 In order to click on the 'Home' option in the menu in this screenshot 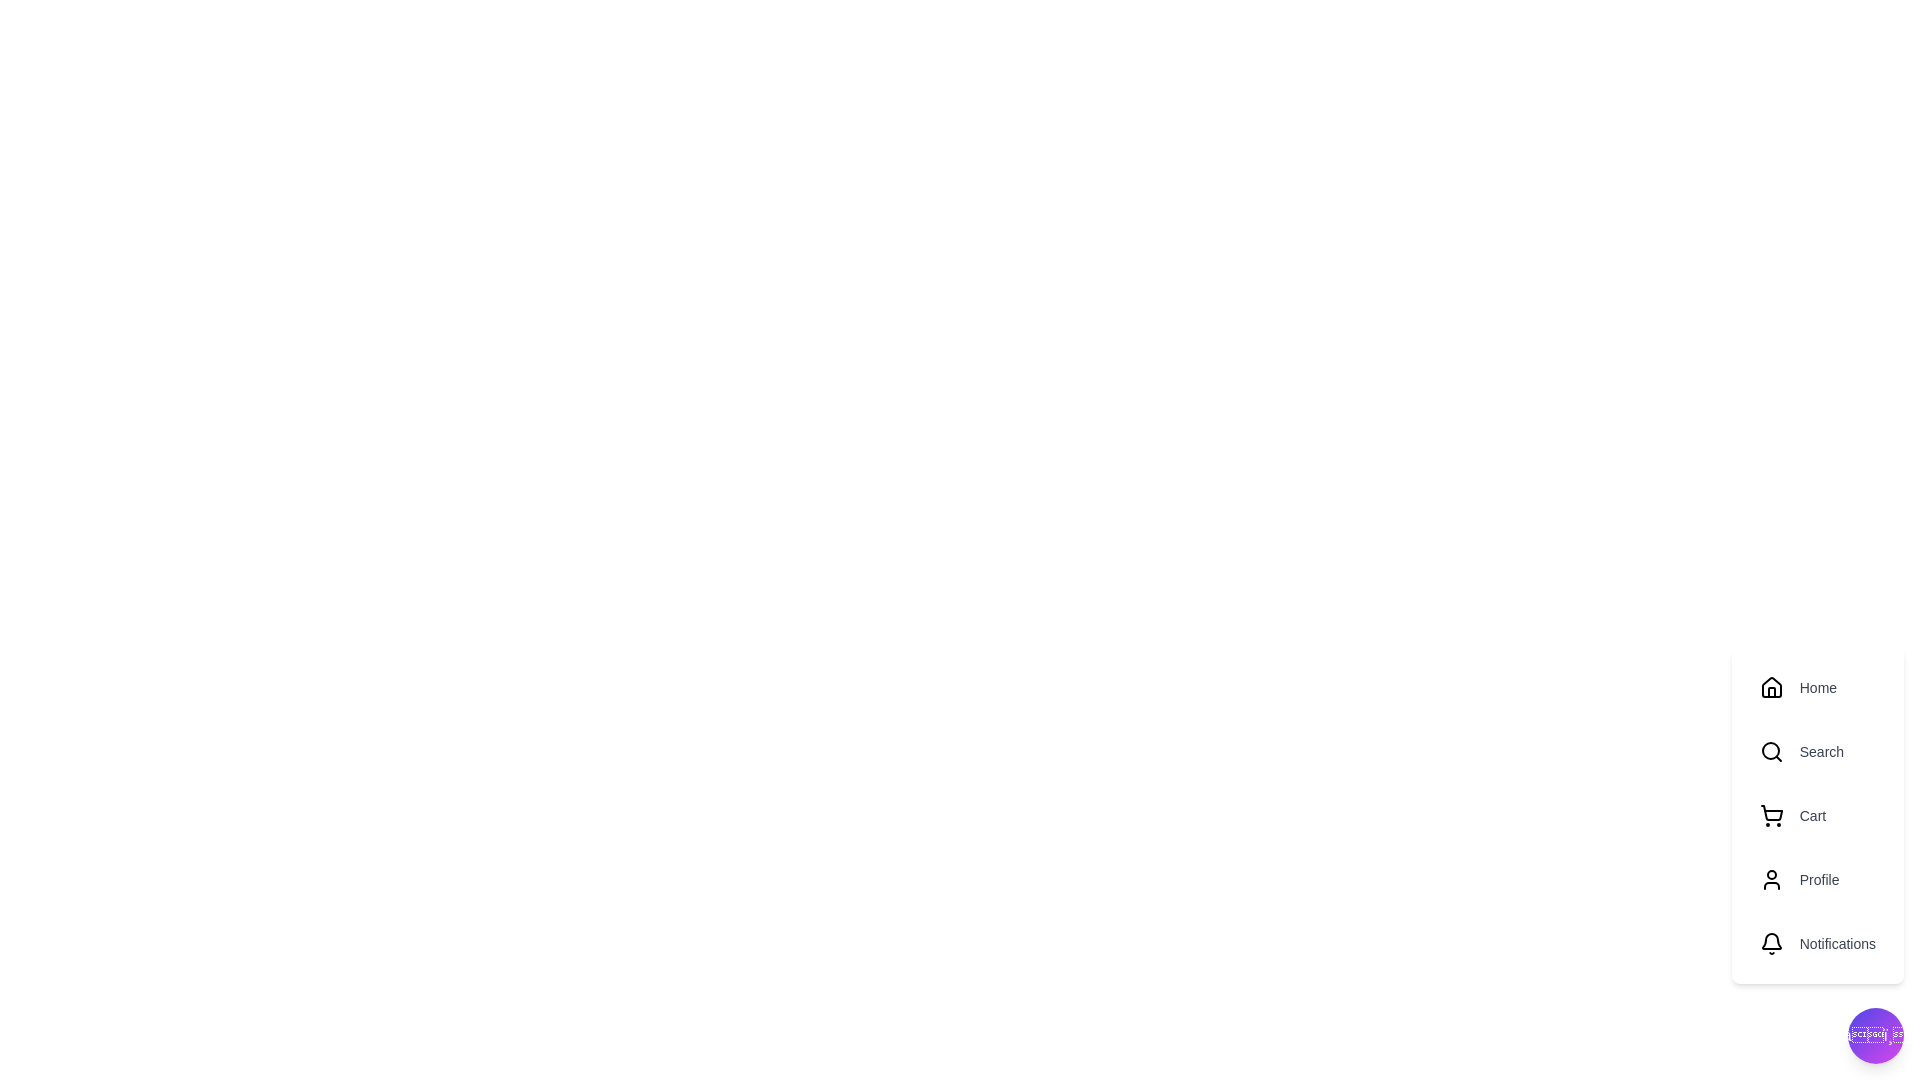, I will do `click(1817, 686)`.